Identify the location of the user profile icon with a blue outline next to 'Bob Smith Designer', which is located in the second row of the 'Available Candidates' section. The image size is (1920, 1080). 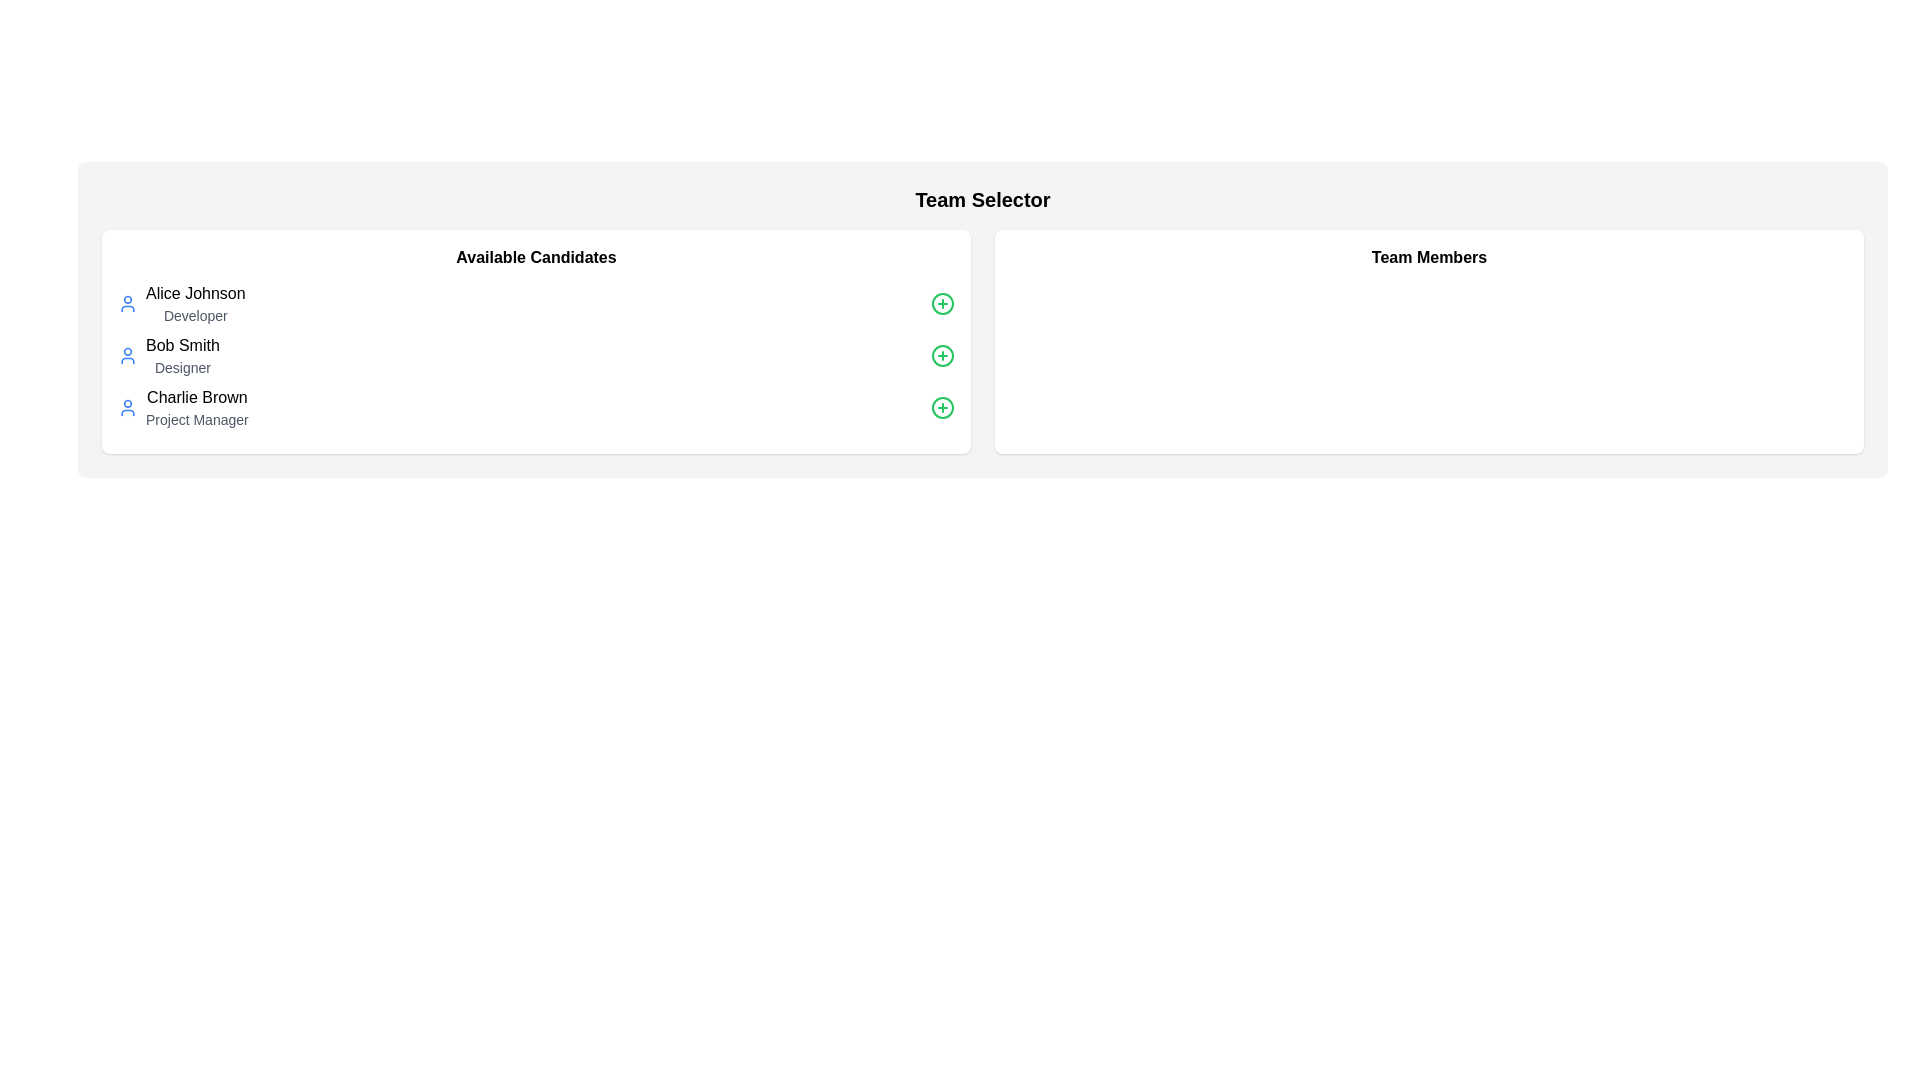
(127, 354).